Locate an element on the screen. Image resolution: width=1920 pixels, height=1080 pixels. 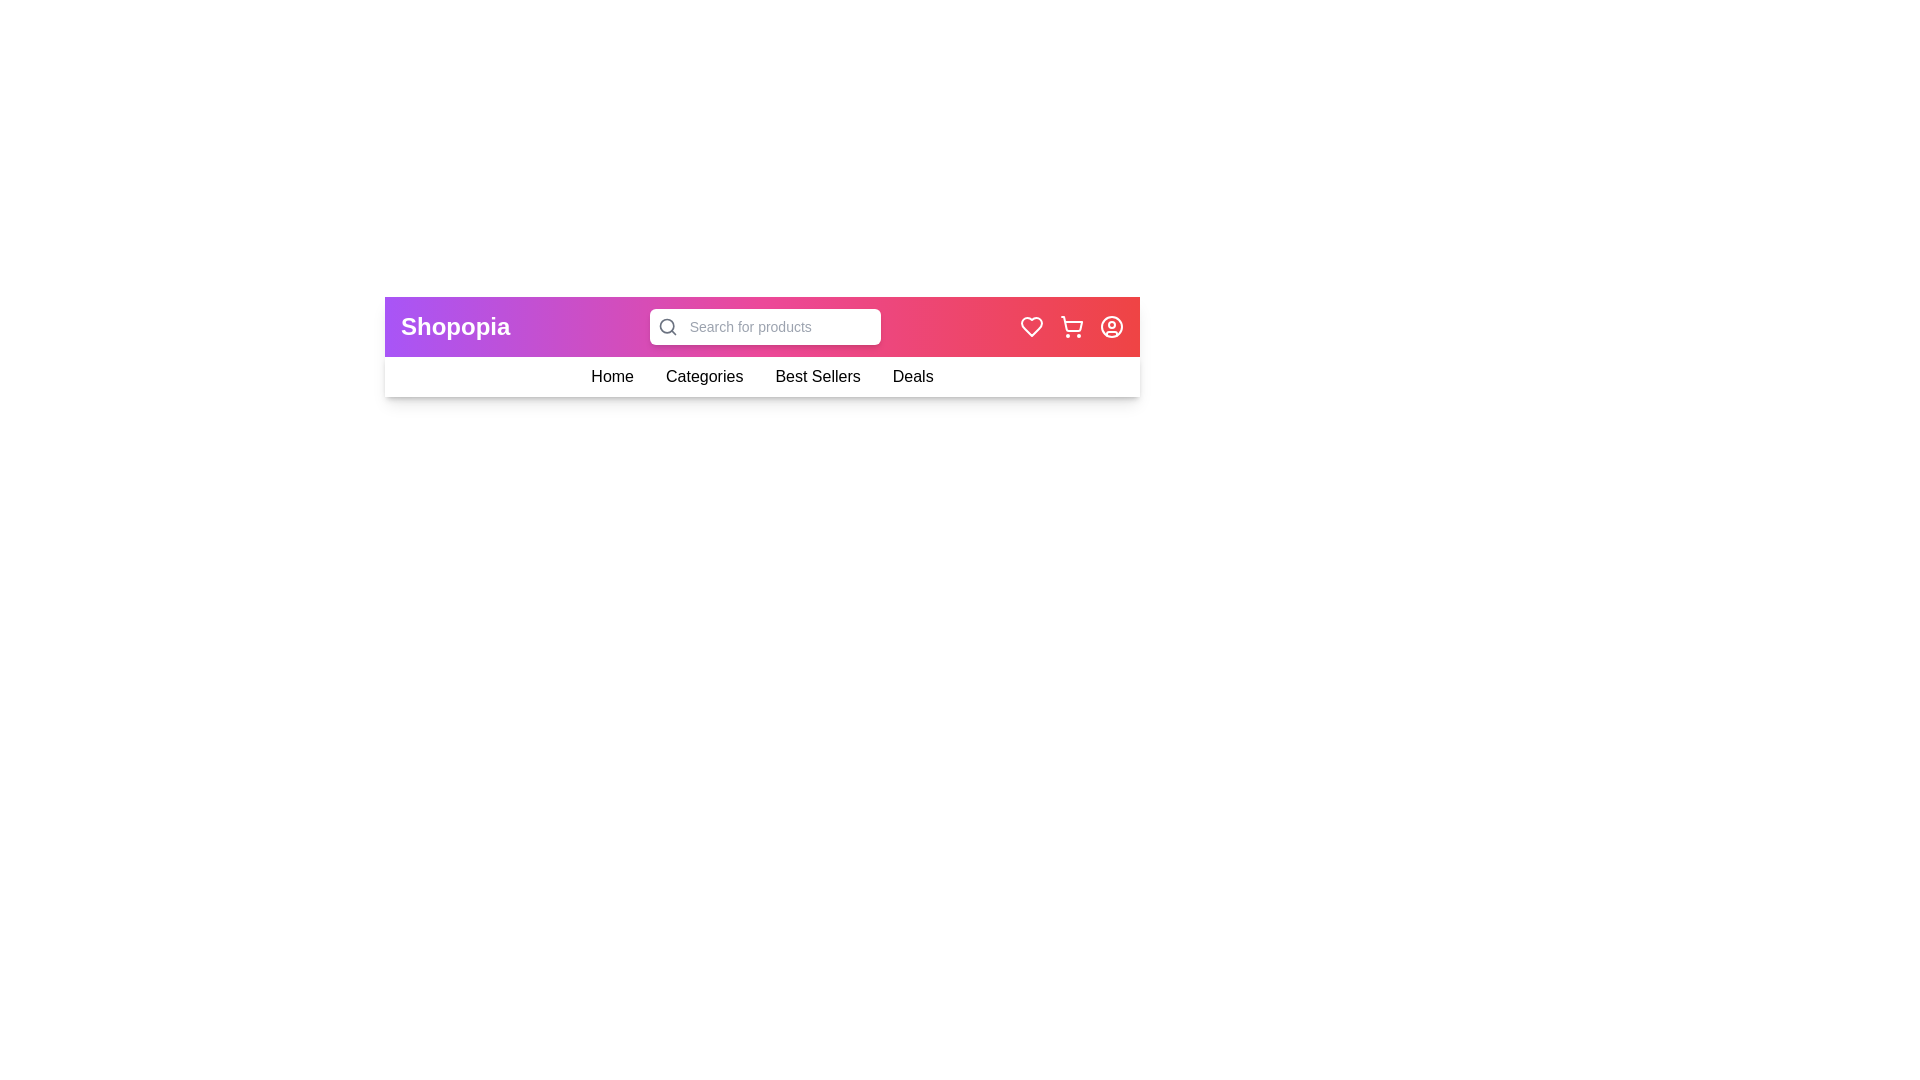
the Home navigation link is located at coordinates (611, 377).